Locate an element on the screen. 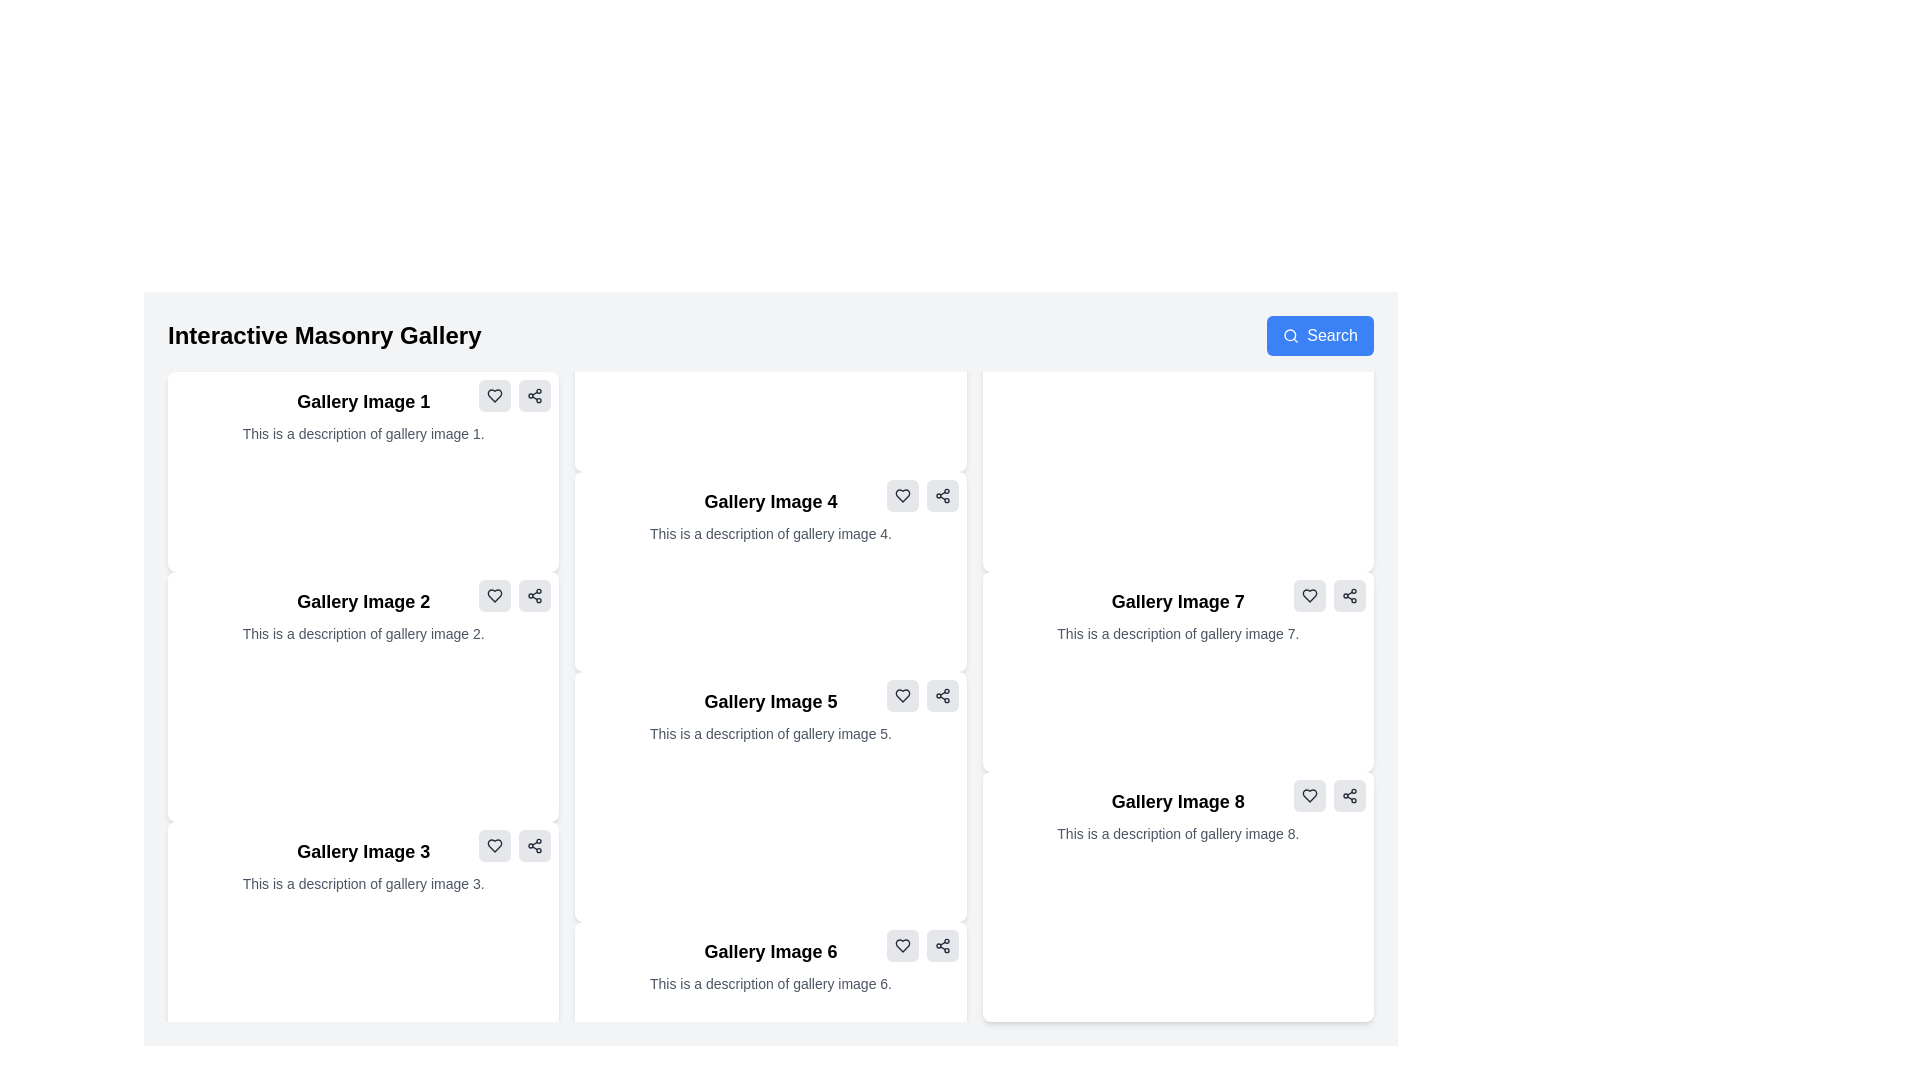  the share button located to the right of the heart icon in the card labeled 'Gallery Image 5' is located at coordinates (941, 694).